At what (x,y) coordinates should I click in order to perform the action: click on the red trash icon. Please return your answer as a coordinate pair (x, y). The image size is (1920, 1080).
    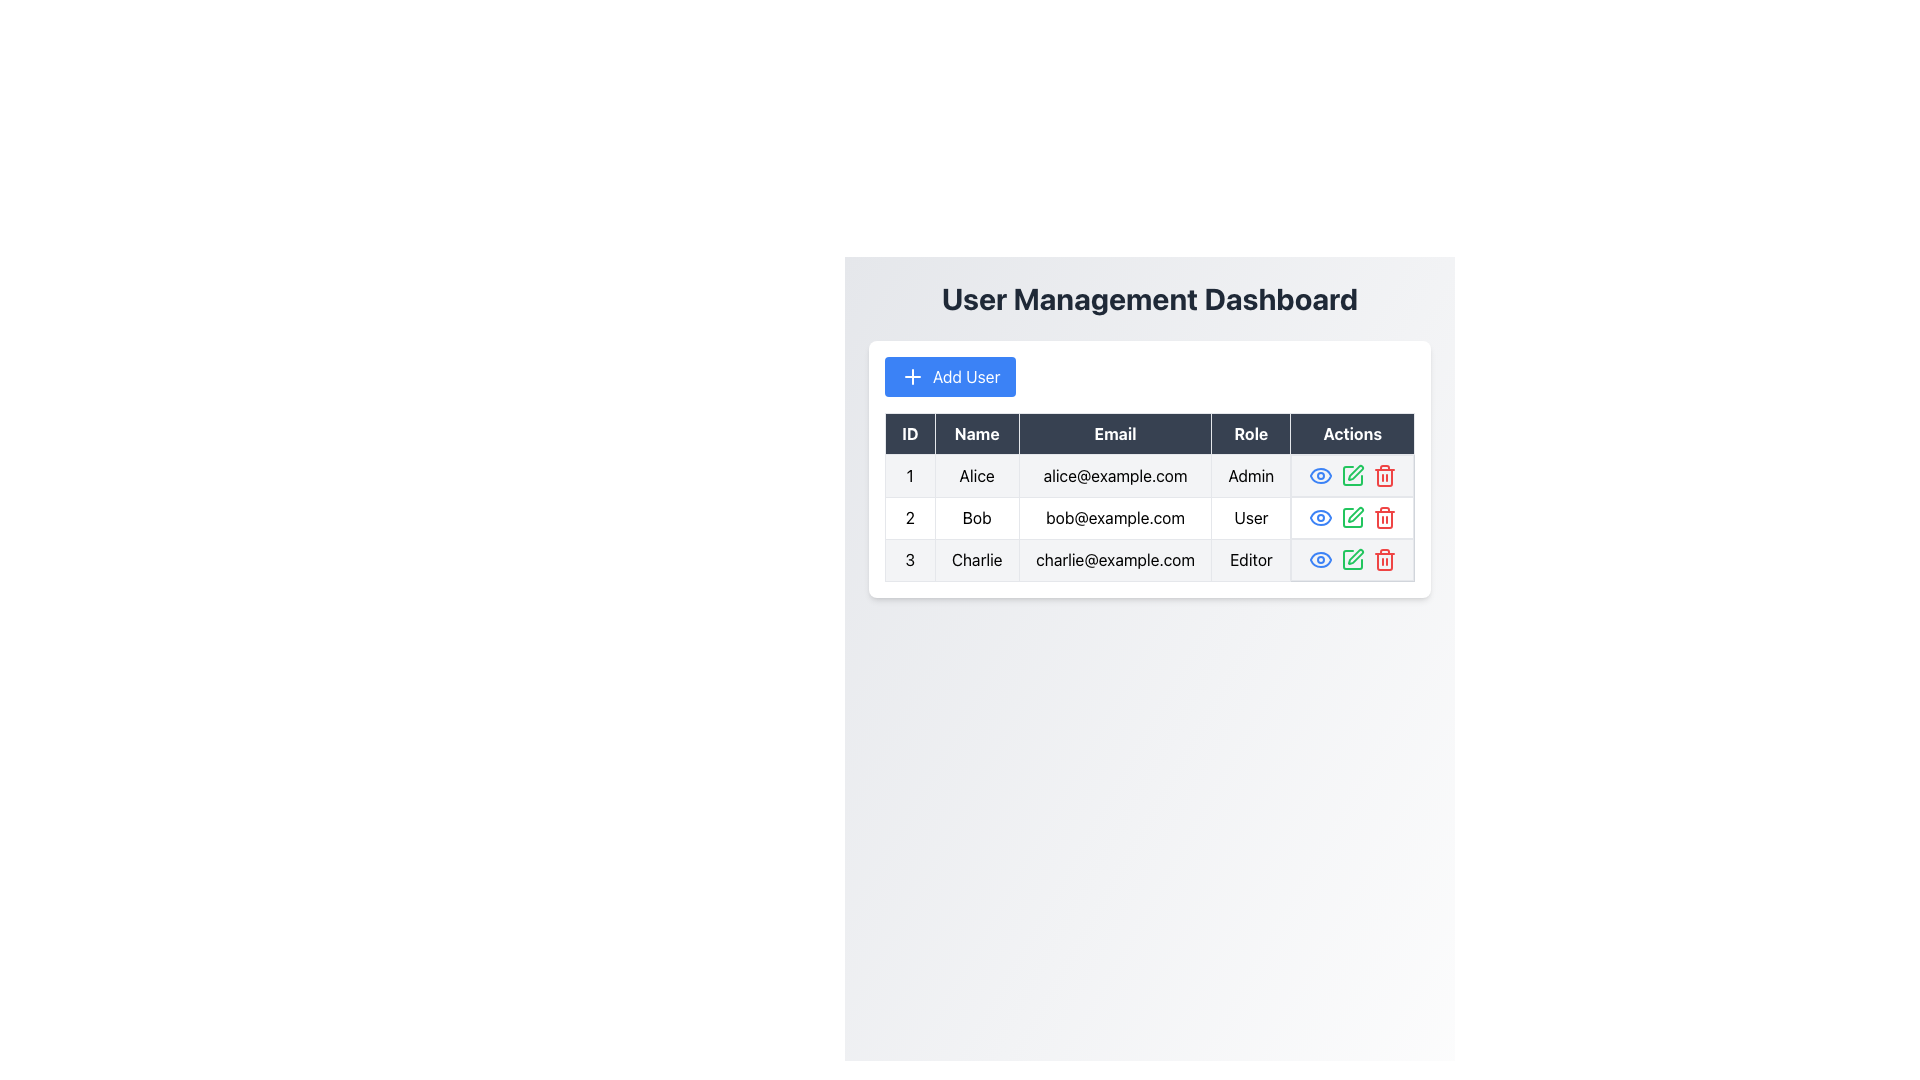
    Looking at the image, I should click on (1383, 516).